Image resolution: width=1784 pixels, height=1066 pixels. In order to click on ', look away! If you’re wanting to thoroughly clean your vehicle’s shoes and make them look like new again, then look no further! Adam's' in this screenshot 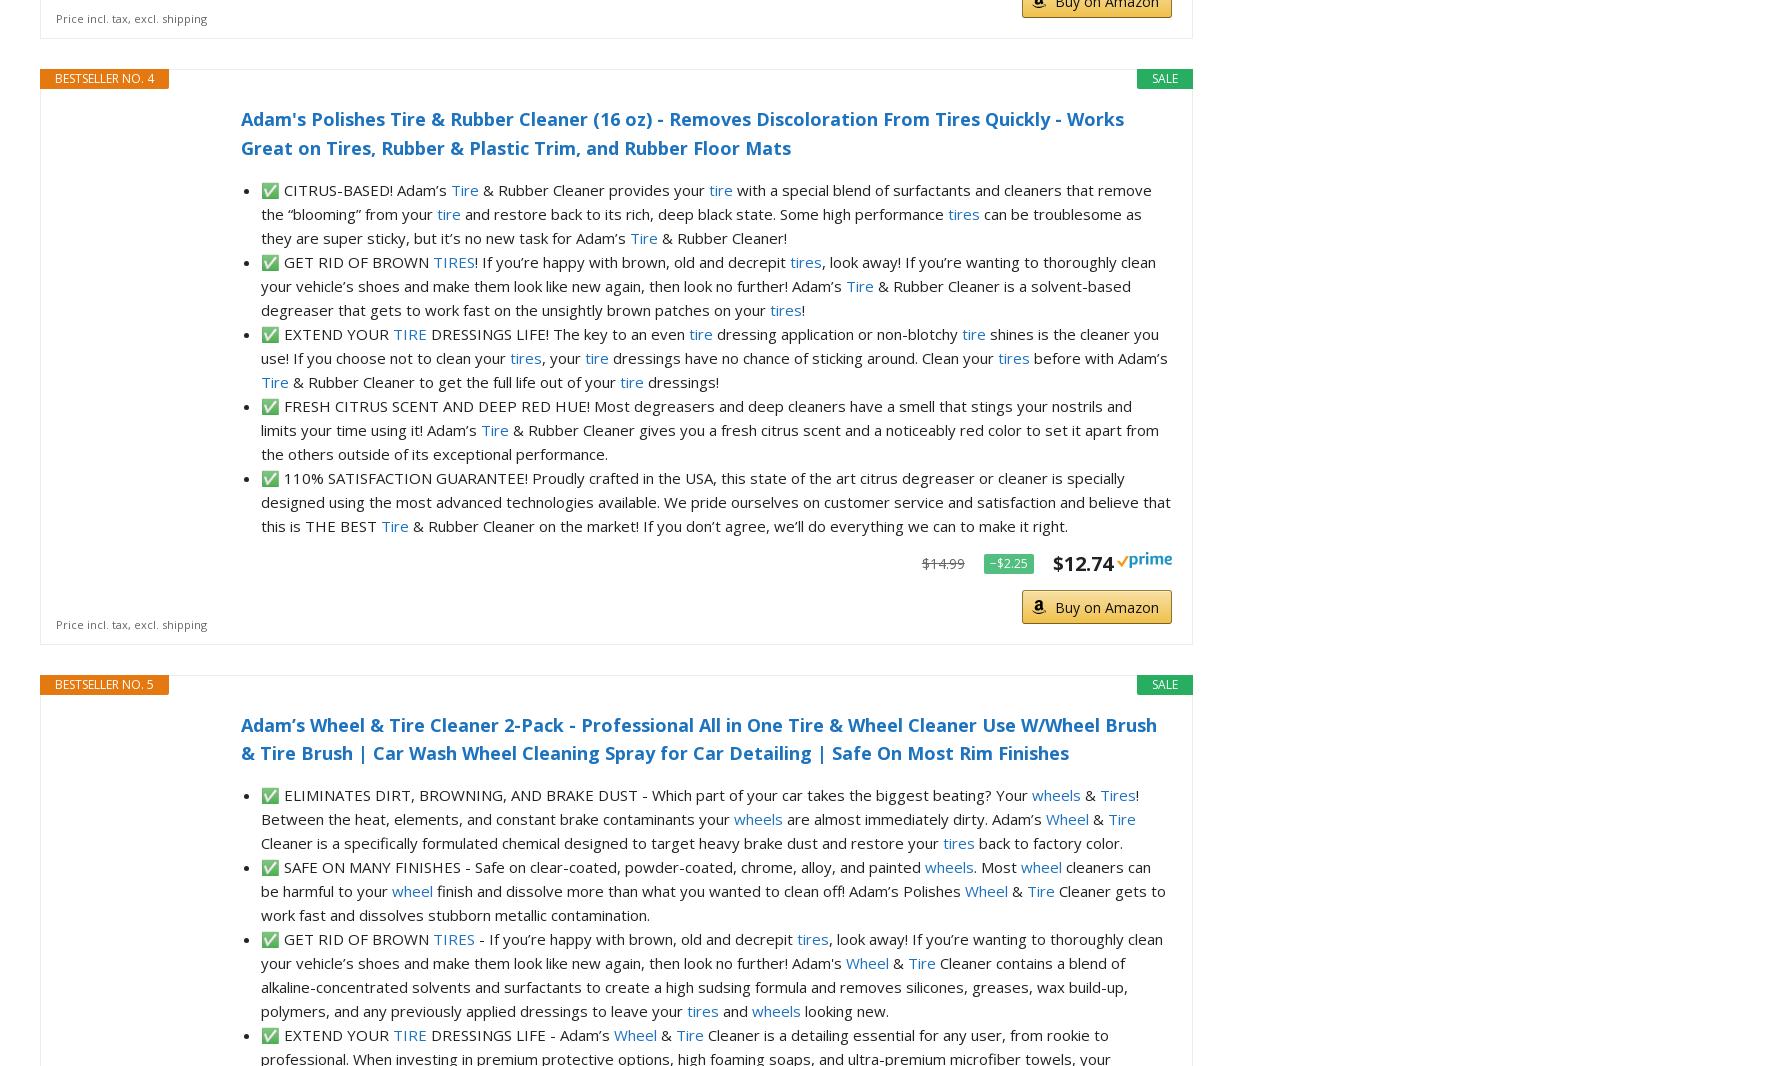, I will do `click(711, 950)`.